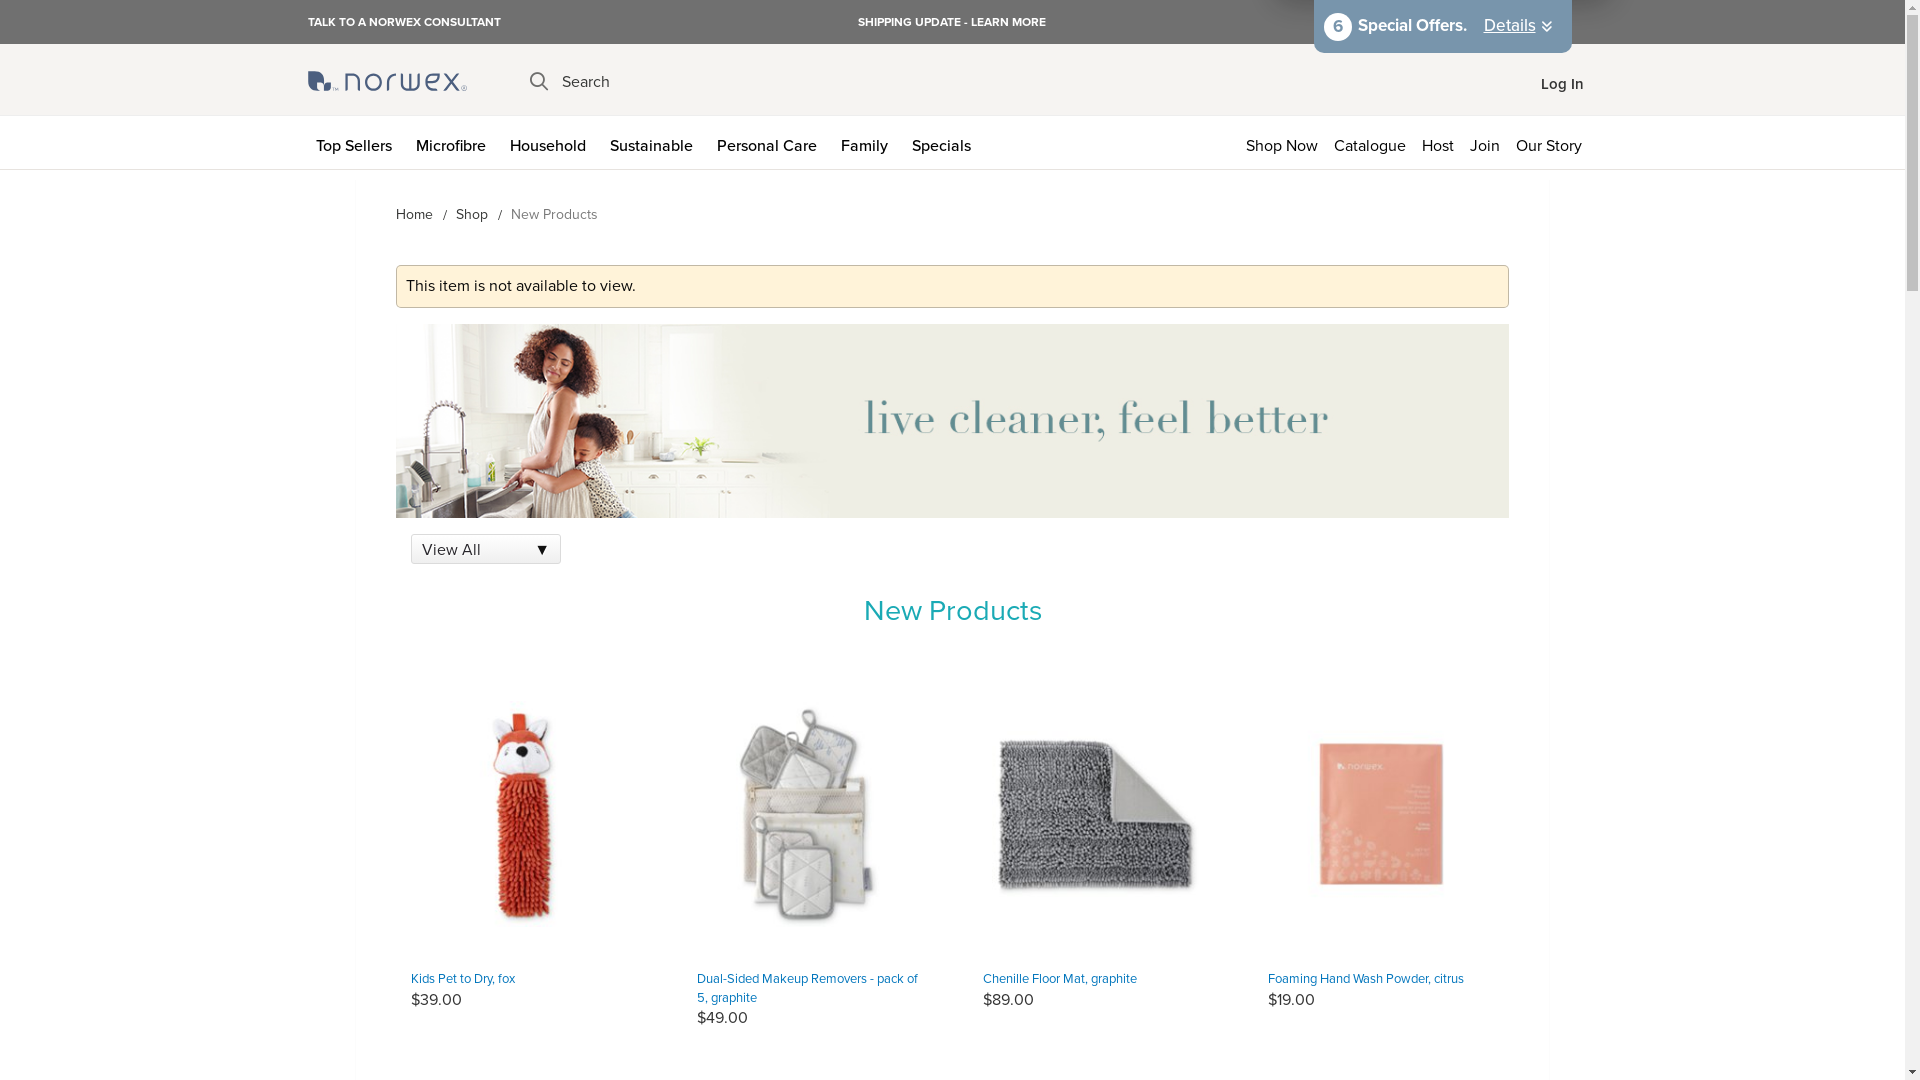 The width and height of the screenshot is (1920, 1080). I want to click on 'Search', so click(569, 80).